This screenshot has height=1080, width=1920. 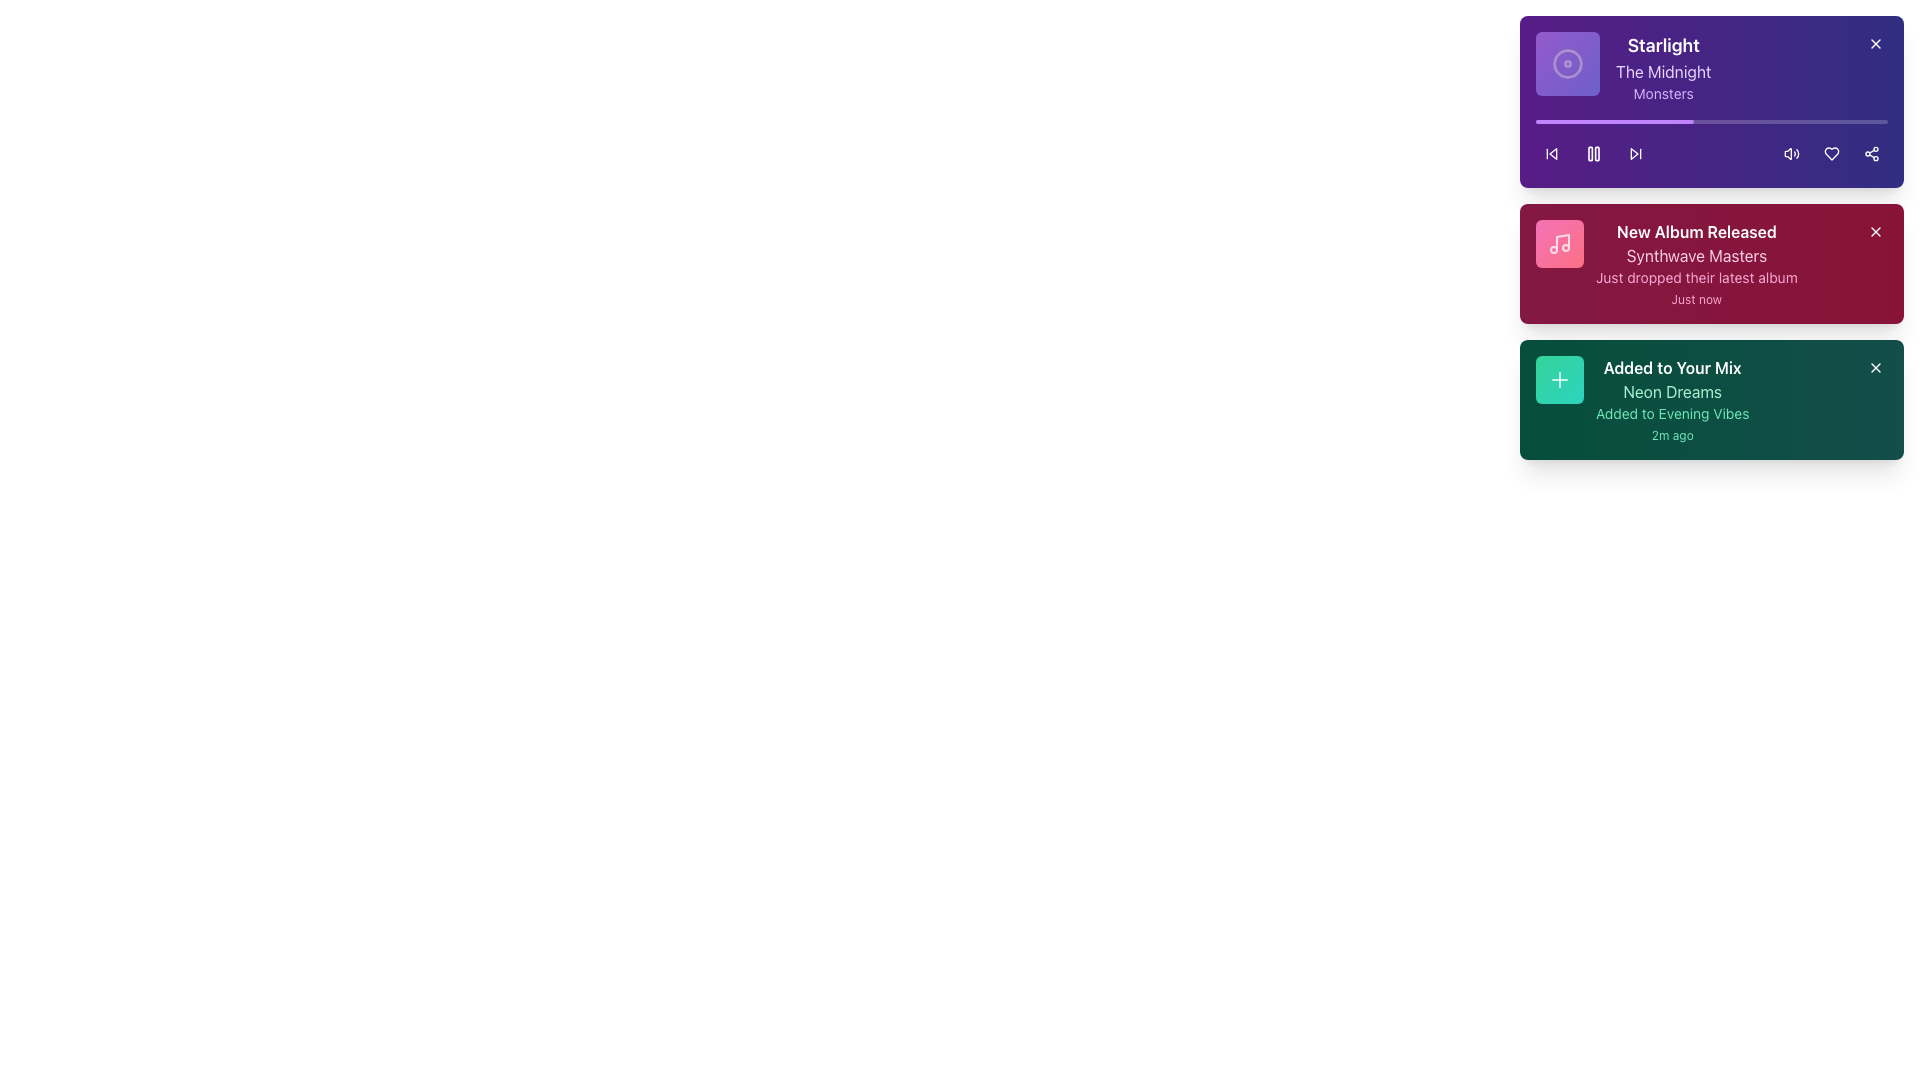 I want to click on the 'Like' or 'Favorite' button located within the purple notification card, positioned between the volume icon and the share icon, to favorite the content, so click(x=1832, y=153).